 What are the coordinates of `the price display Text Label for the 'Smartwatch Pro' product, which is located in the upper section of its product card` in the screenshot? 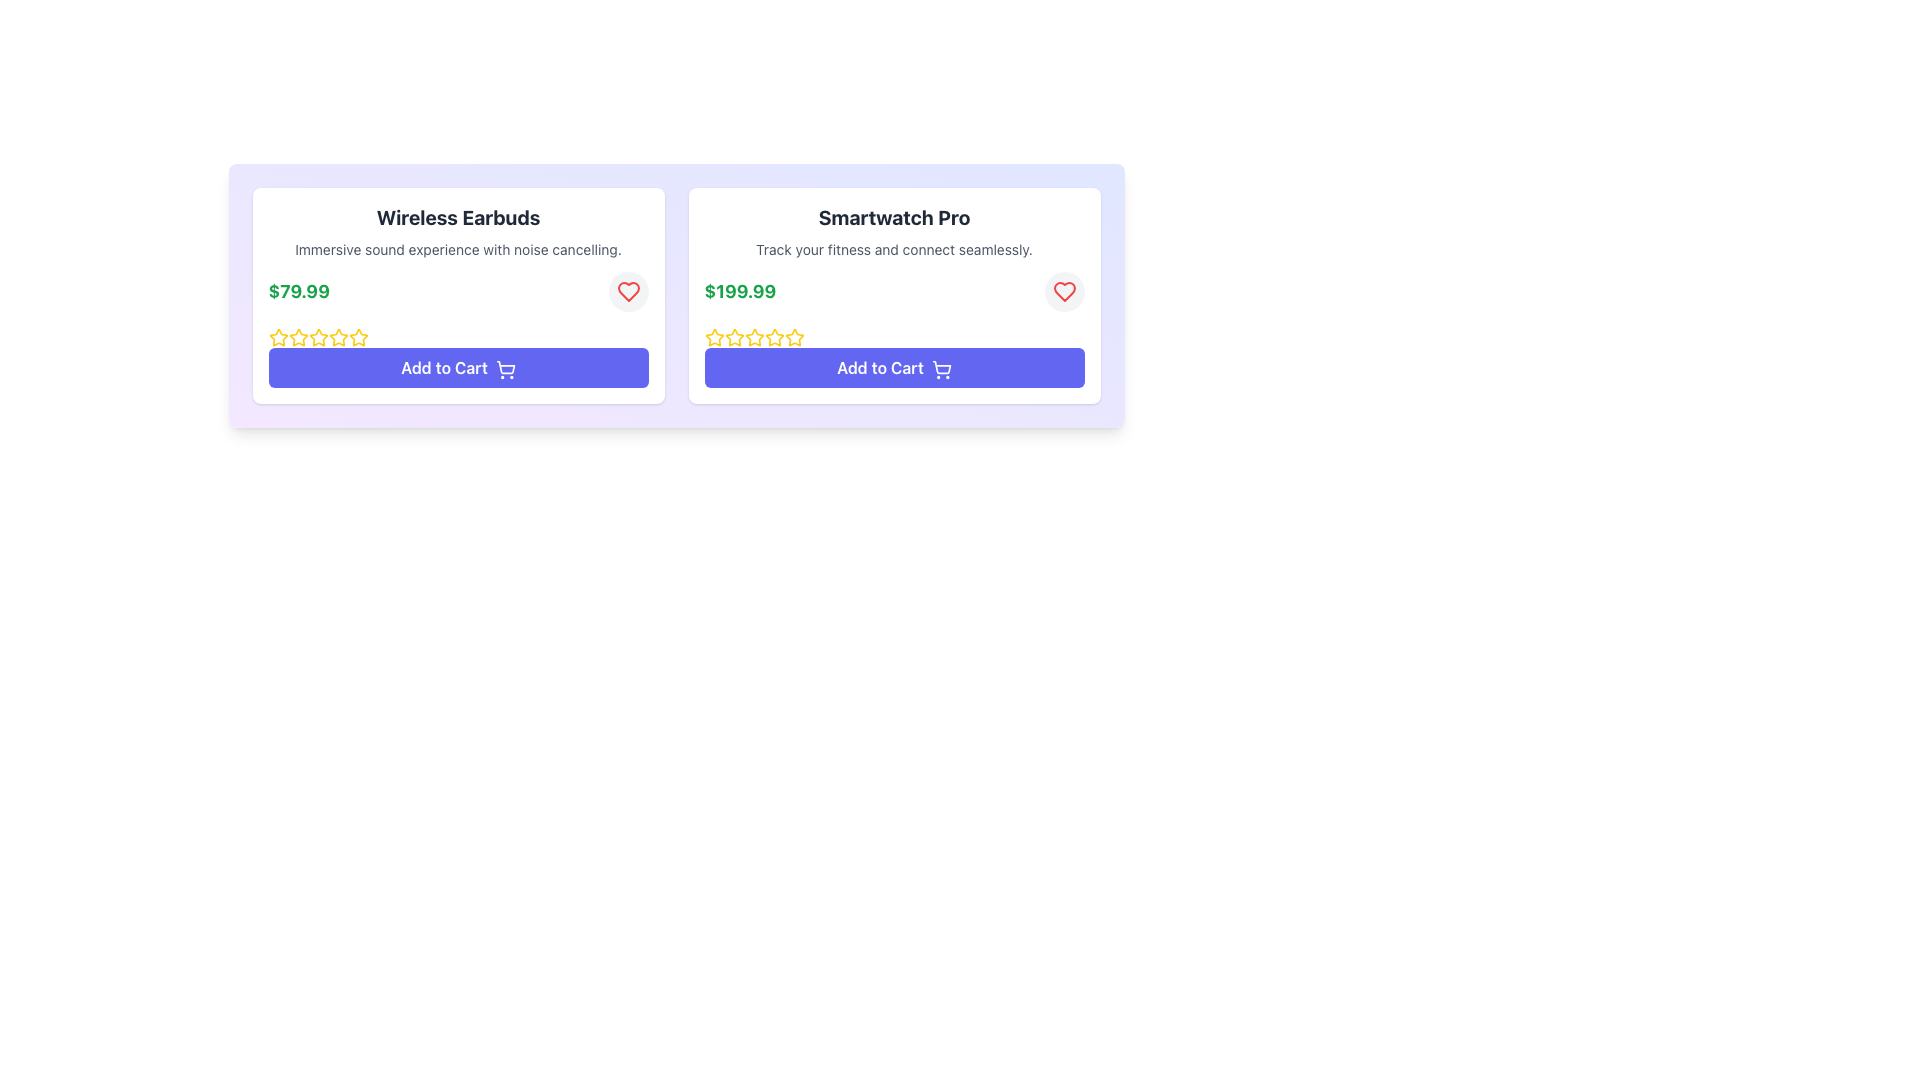 It's located at (739, 292).